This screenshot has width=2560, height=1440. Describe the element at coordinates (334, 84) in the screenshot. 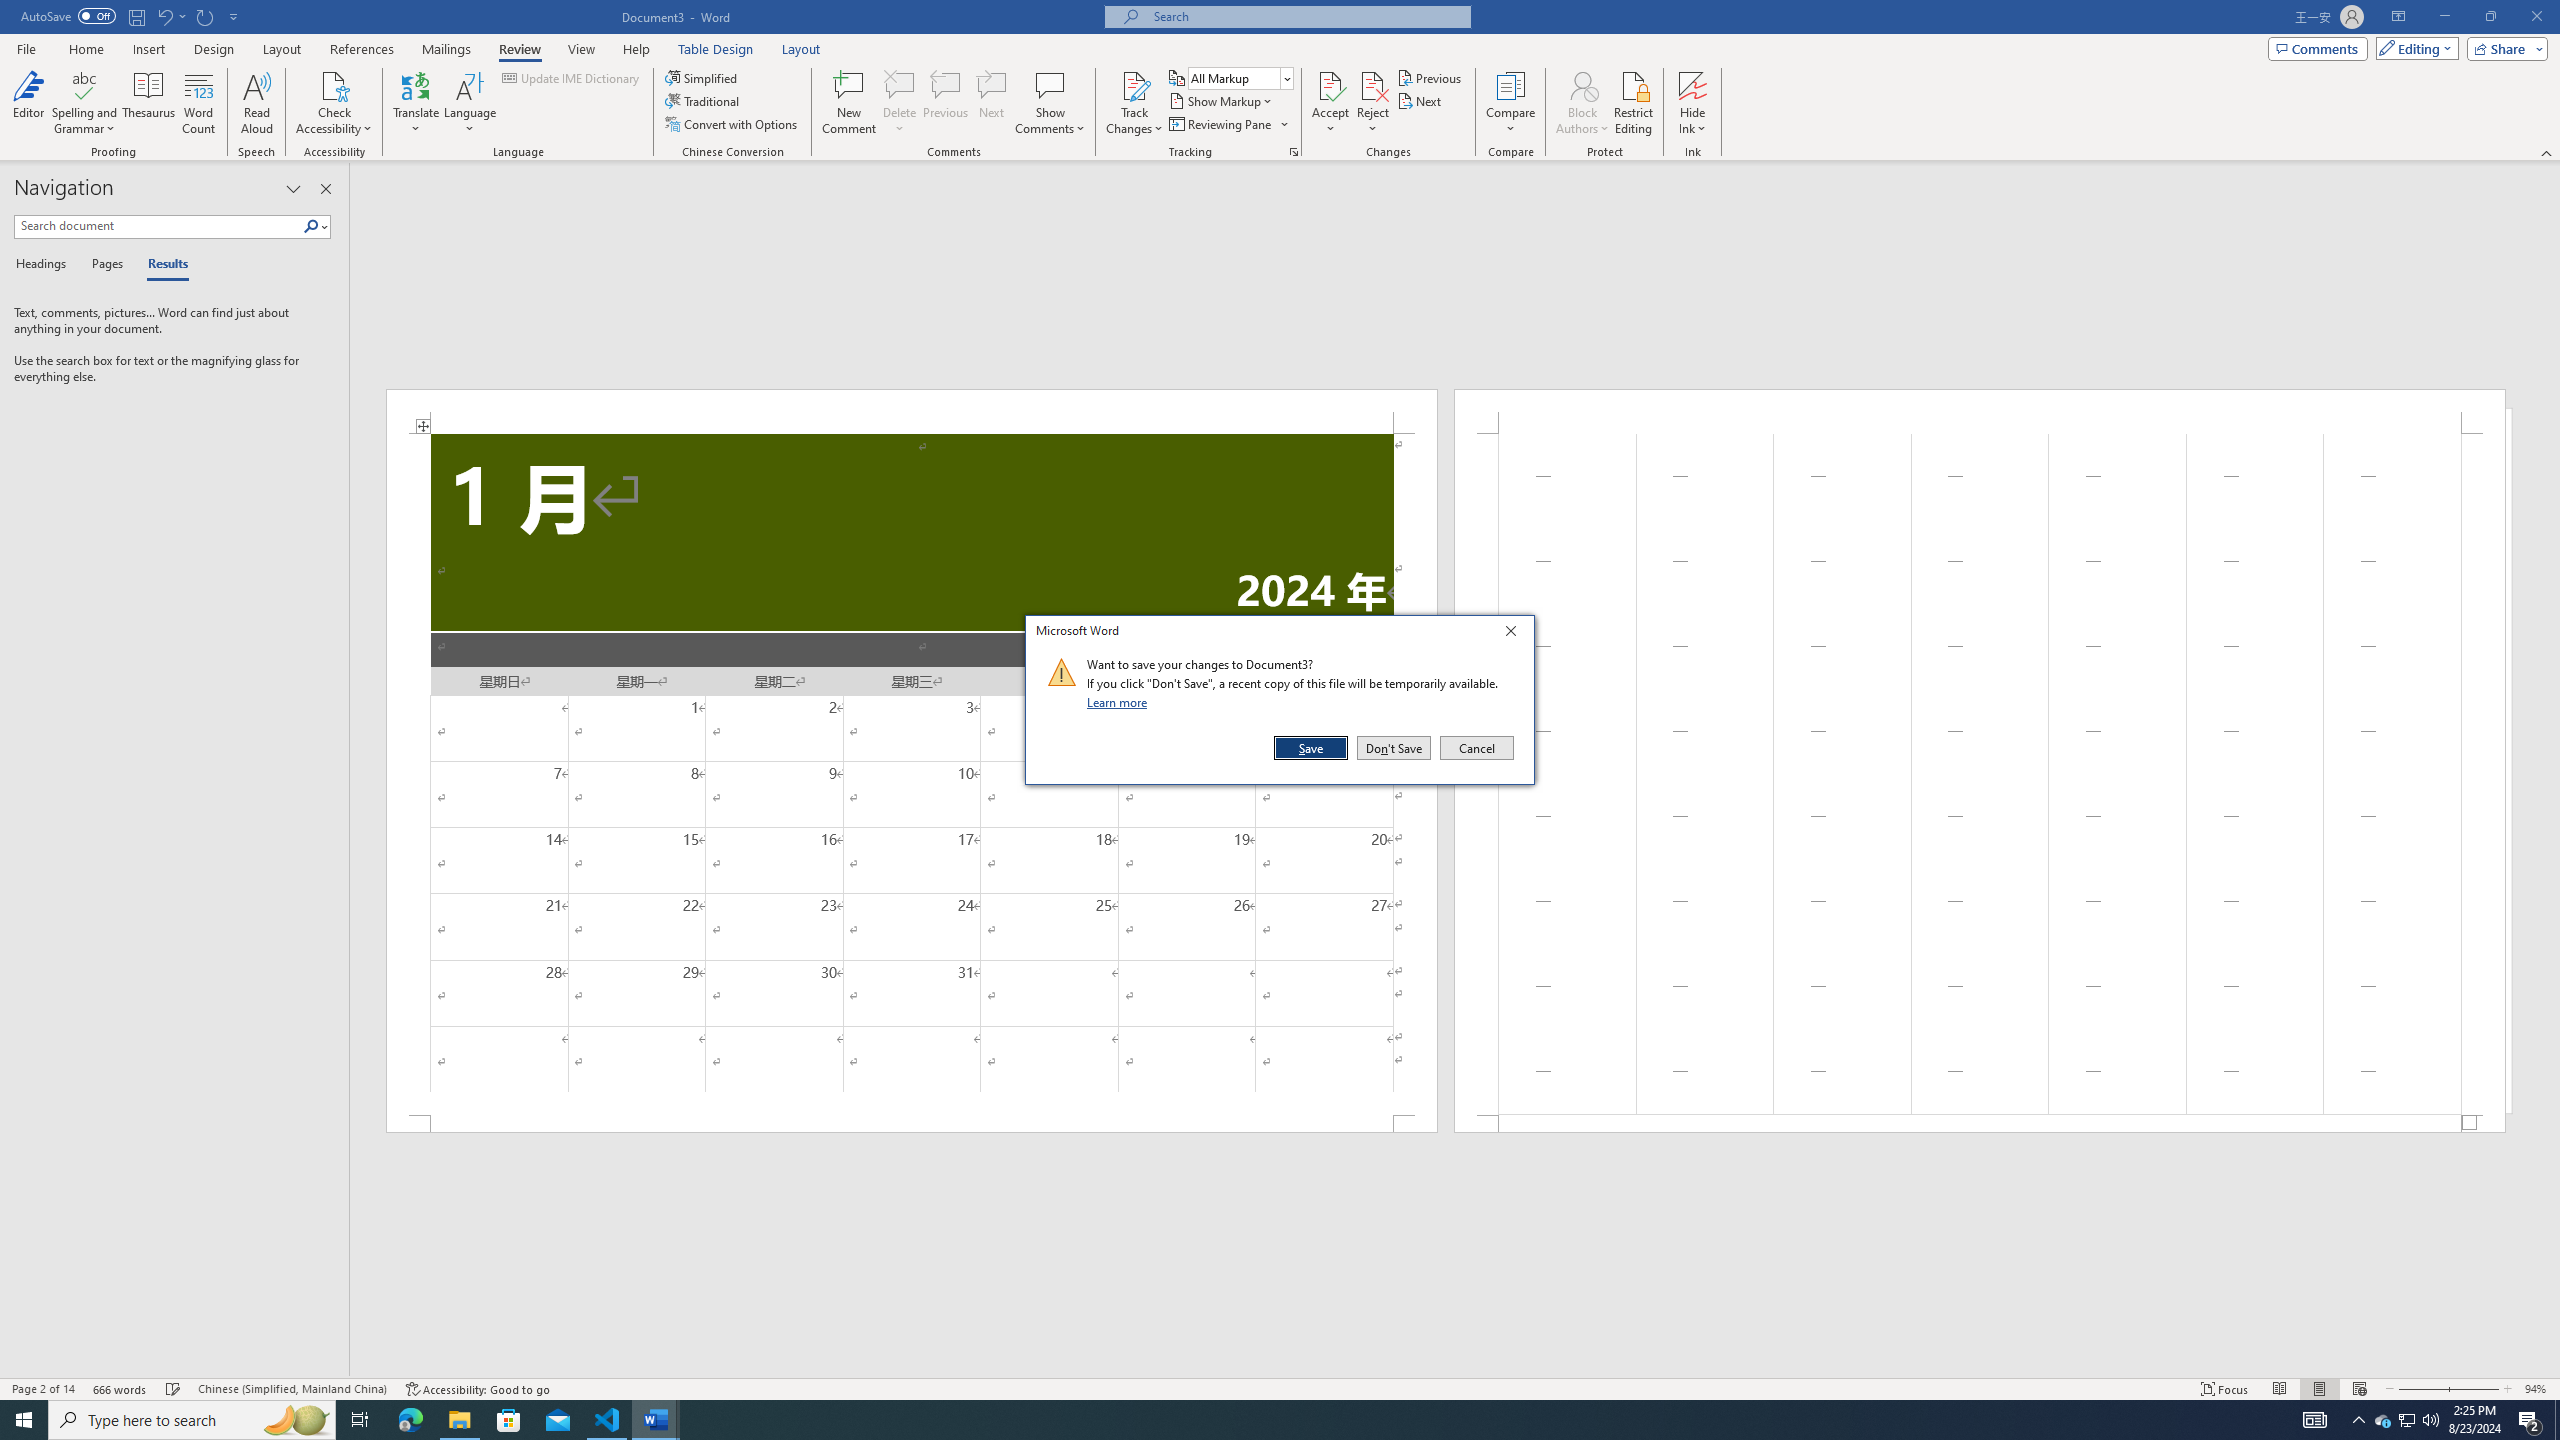

I see `'Check Accessibility'` at that location.